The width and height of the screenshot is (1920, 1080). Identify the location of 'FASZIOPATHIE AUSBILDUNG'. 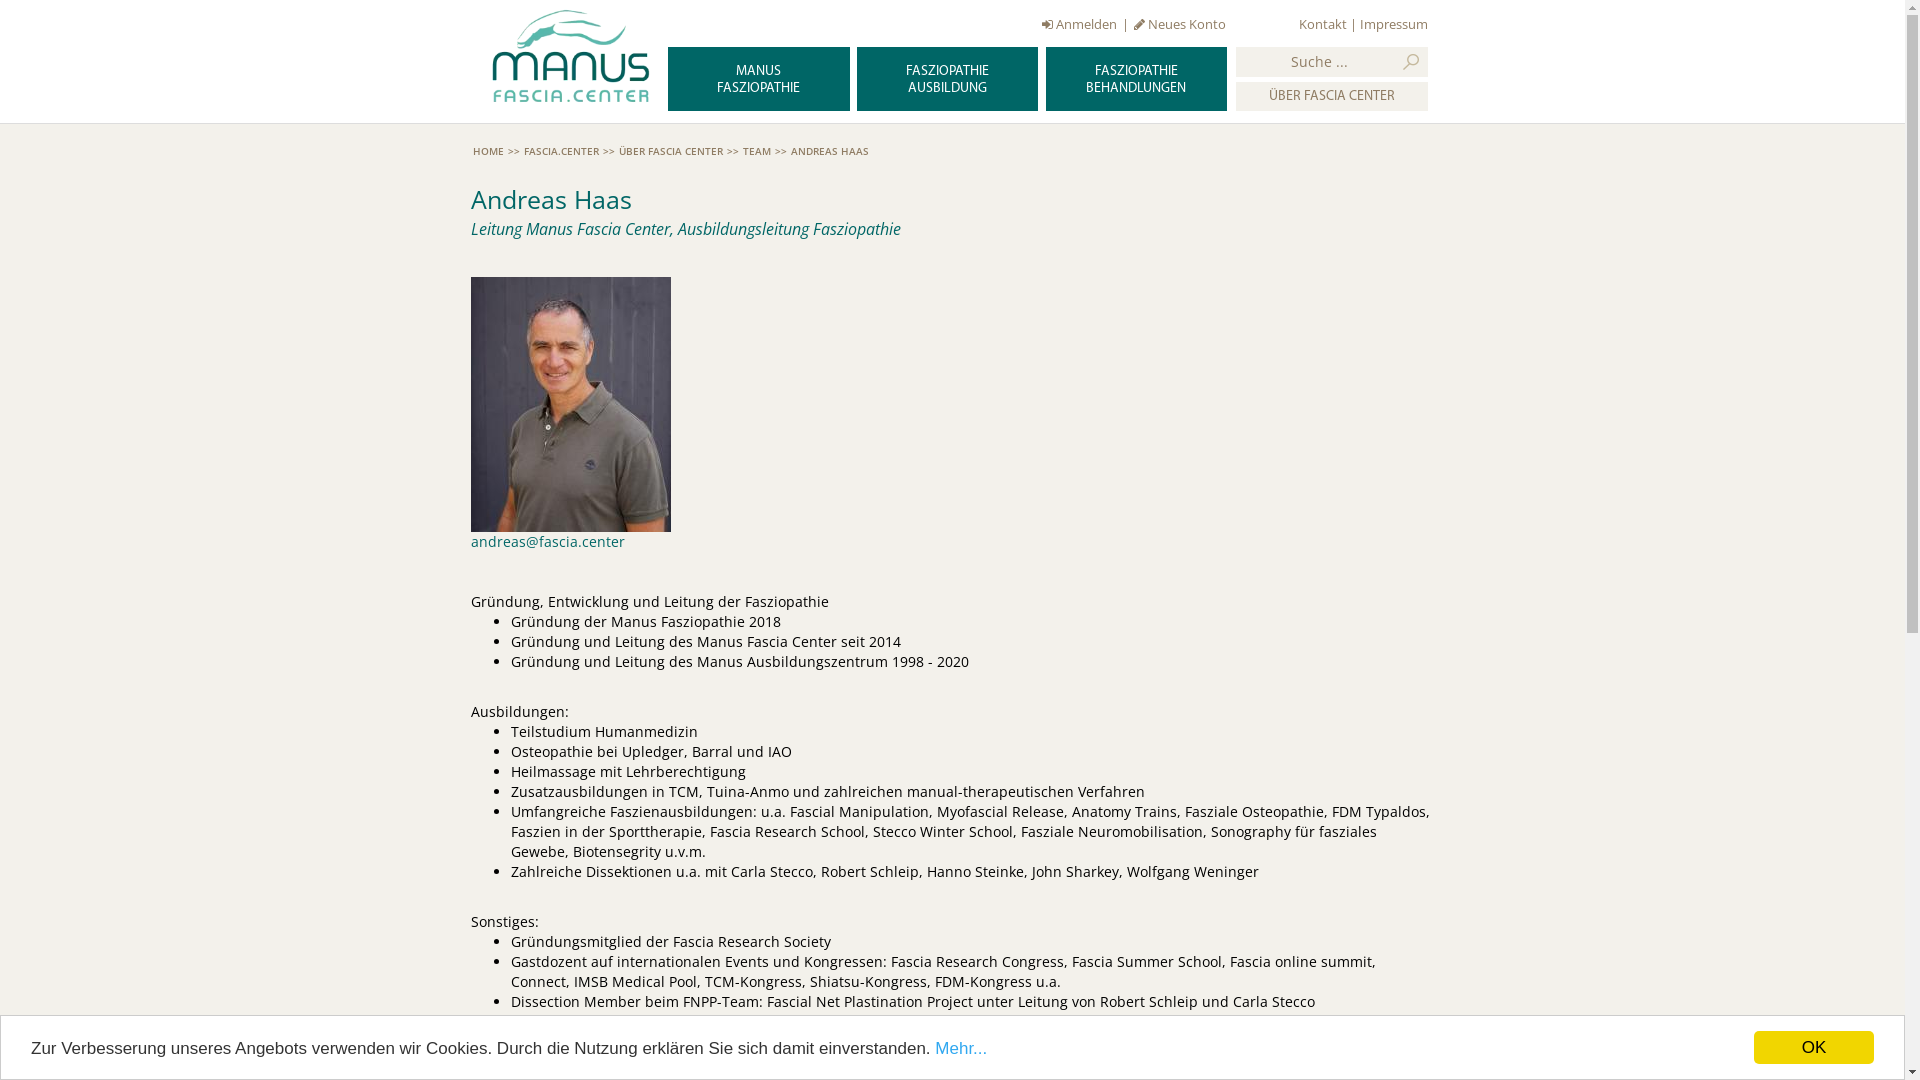
(946, 77).